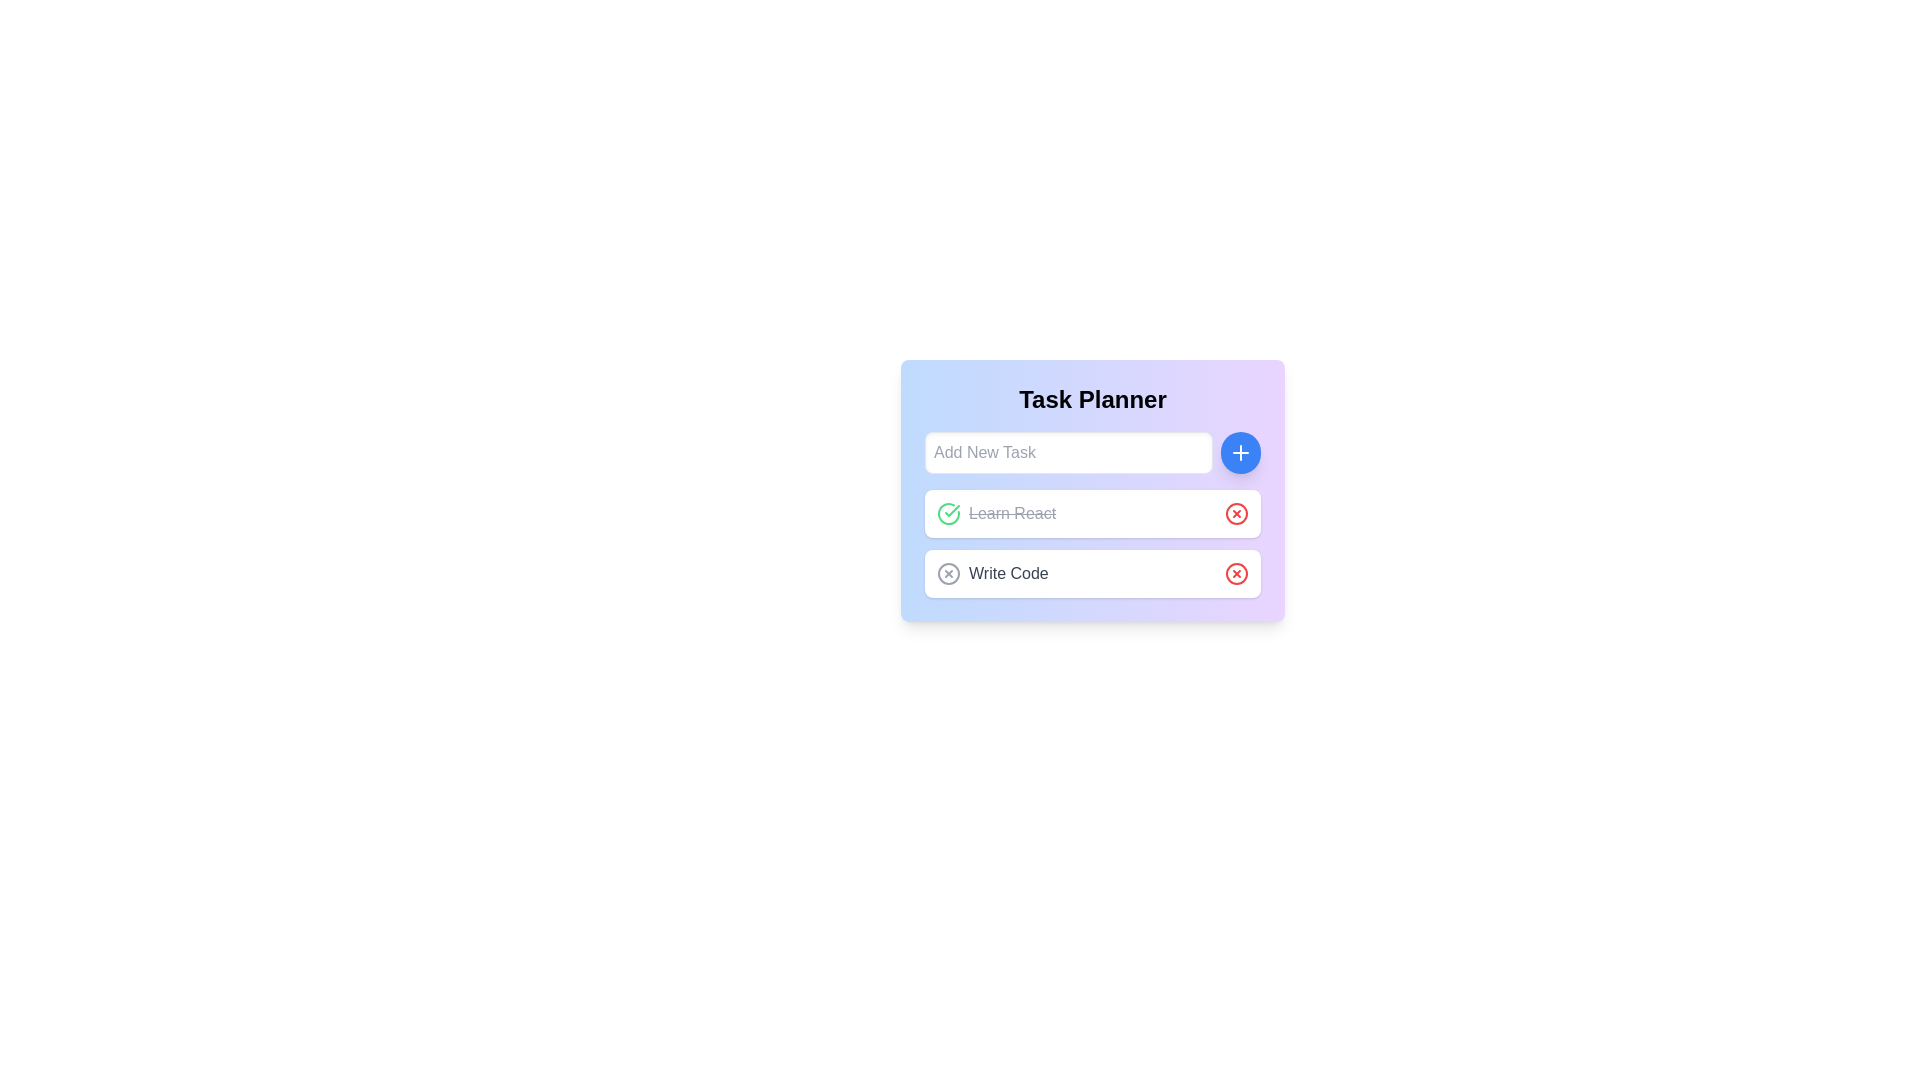 Image resolution: width=1920 pixels, height=1080 pixels. Describe the element at coordinates (1236, 574) in the screenshot. I see `the delete button located on the far right side of the bottom row of tasks in the panel, adjacent to the text 'Write Code'` at that location.